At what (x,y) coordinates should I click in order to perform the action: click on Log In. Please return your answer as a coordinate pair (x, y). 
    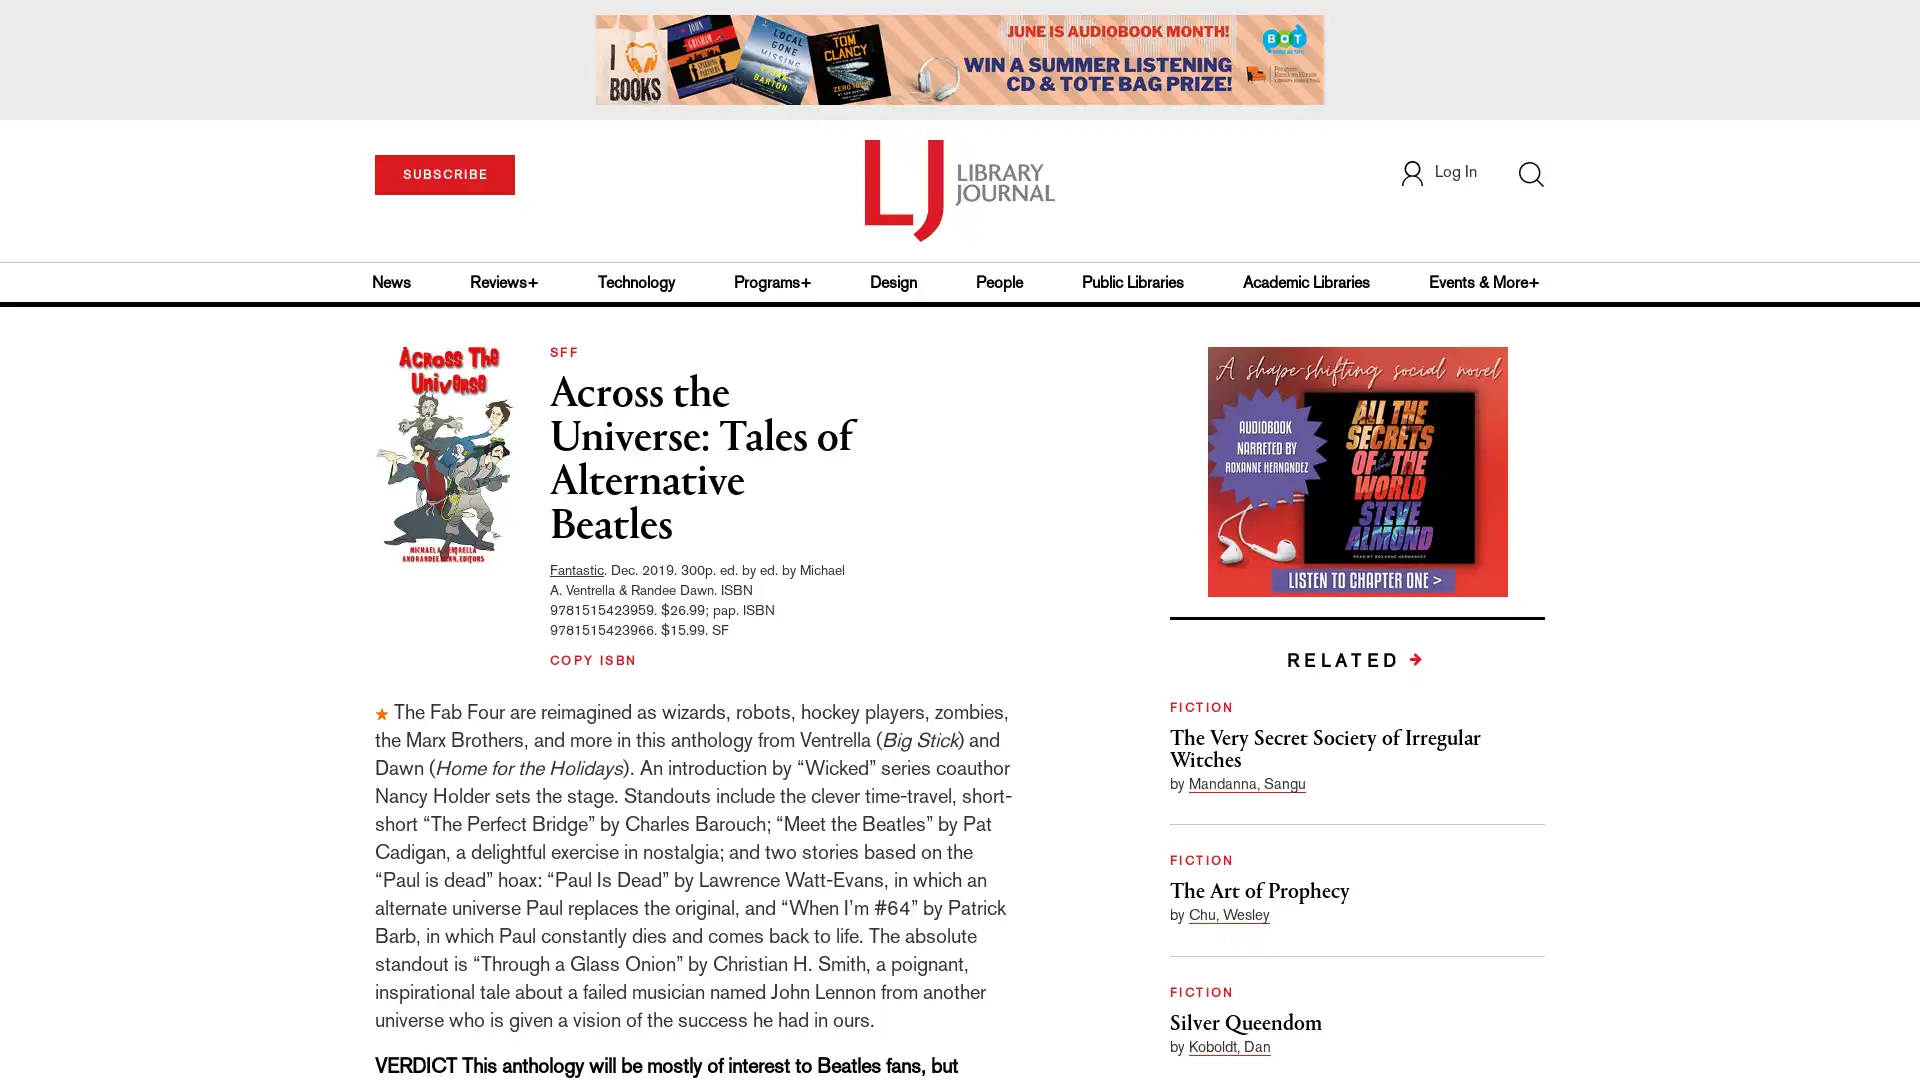
    Looking at the image, I should click on (1437, 172).